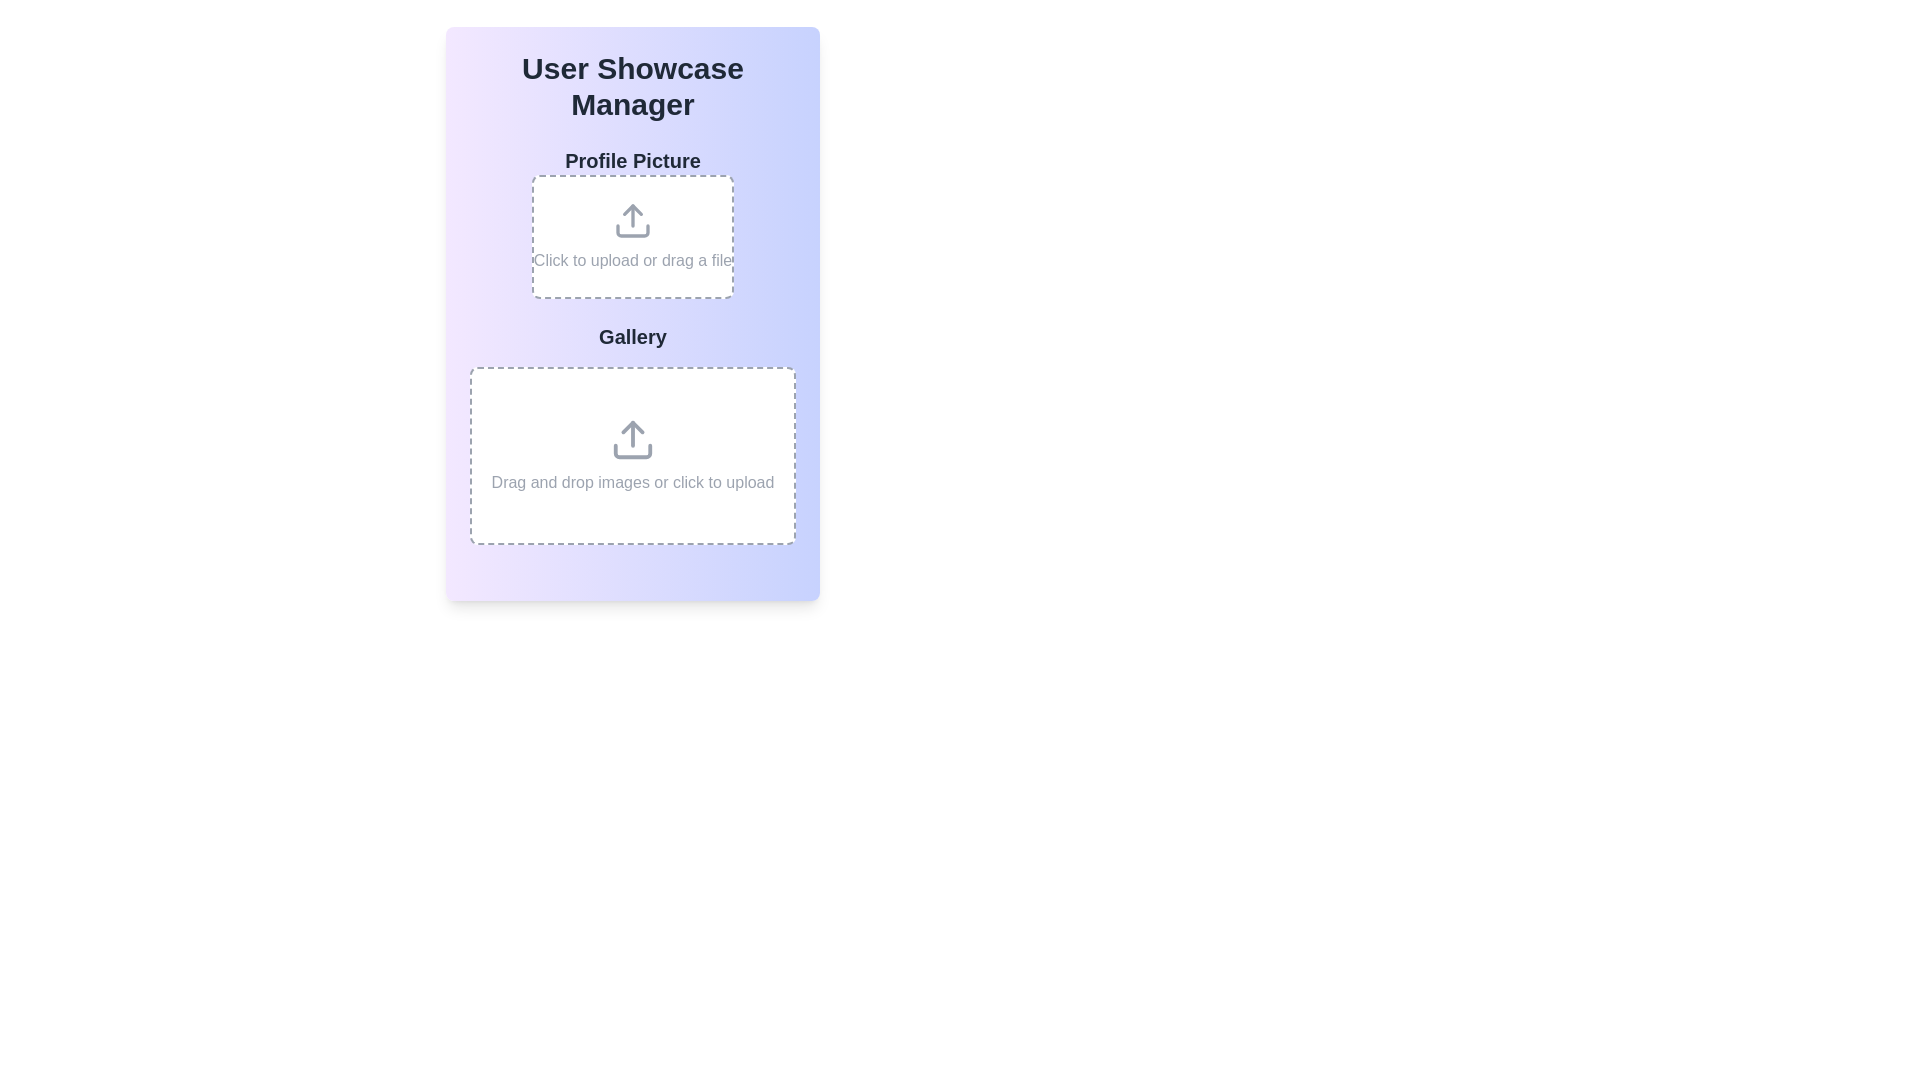  What do you see at coordinates (632, 451) in the screenshot?
I see `the decorative base element of the upload icon, which is positioned below the upward-pointing arrow within the dashed border box stating 'Drag and drop images or click to upload'` at bounding box center [632, 451].